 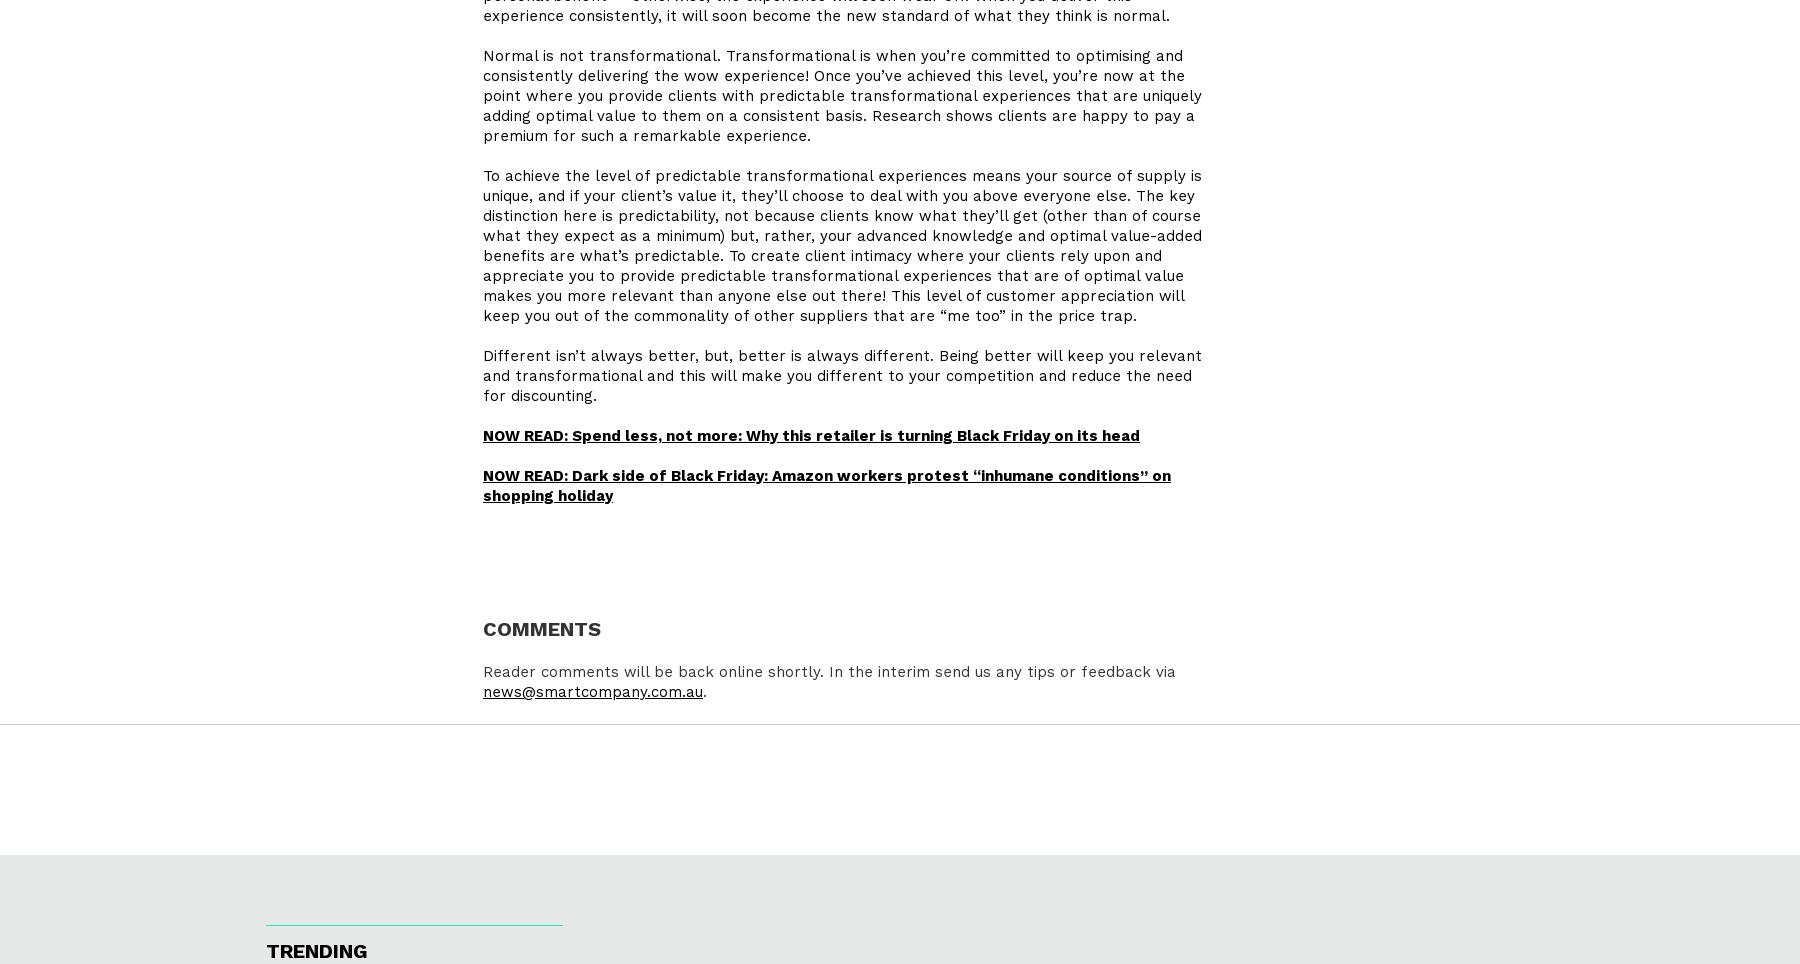 I want to click on 'Normal is not transformational. Transformational is when you’re committed to optimising and consistently delivering the wow experience! Once you’ve achieved this level,', so click(x=833, y=67).